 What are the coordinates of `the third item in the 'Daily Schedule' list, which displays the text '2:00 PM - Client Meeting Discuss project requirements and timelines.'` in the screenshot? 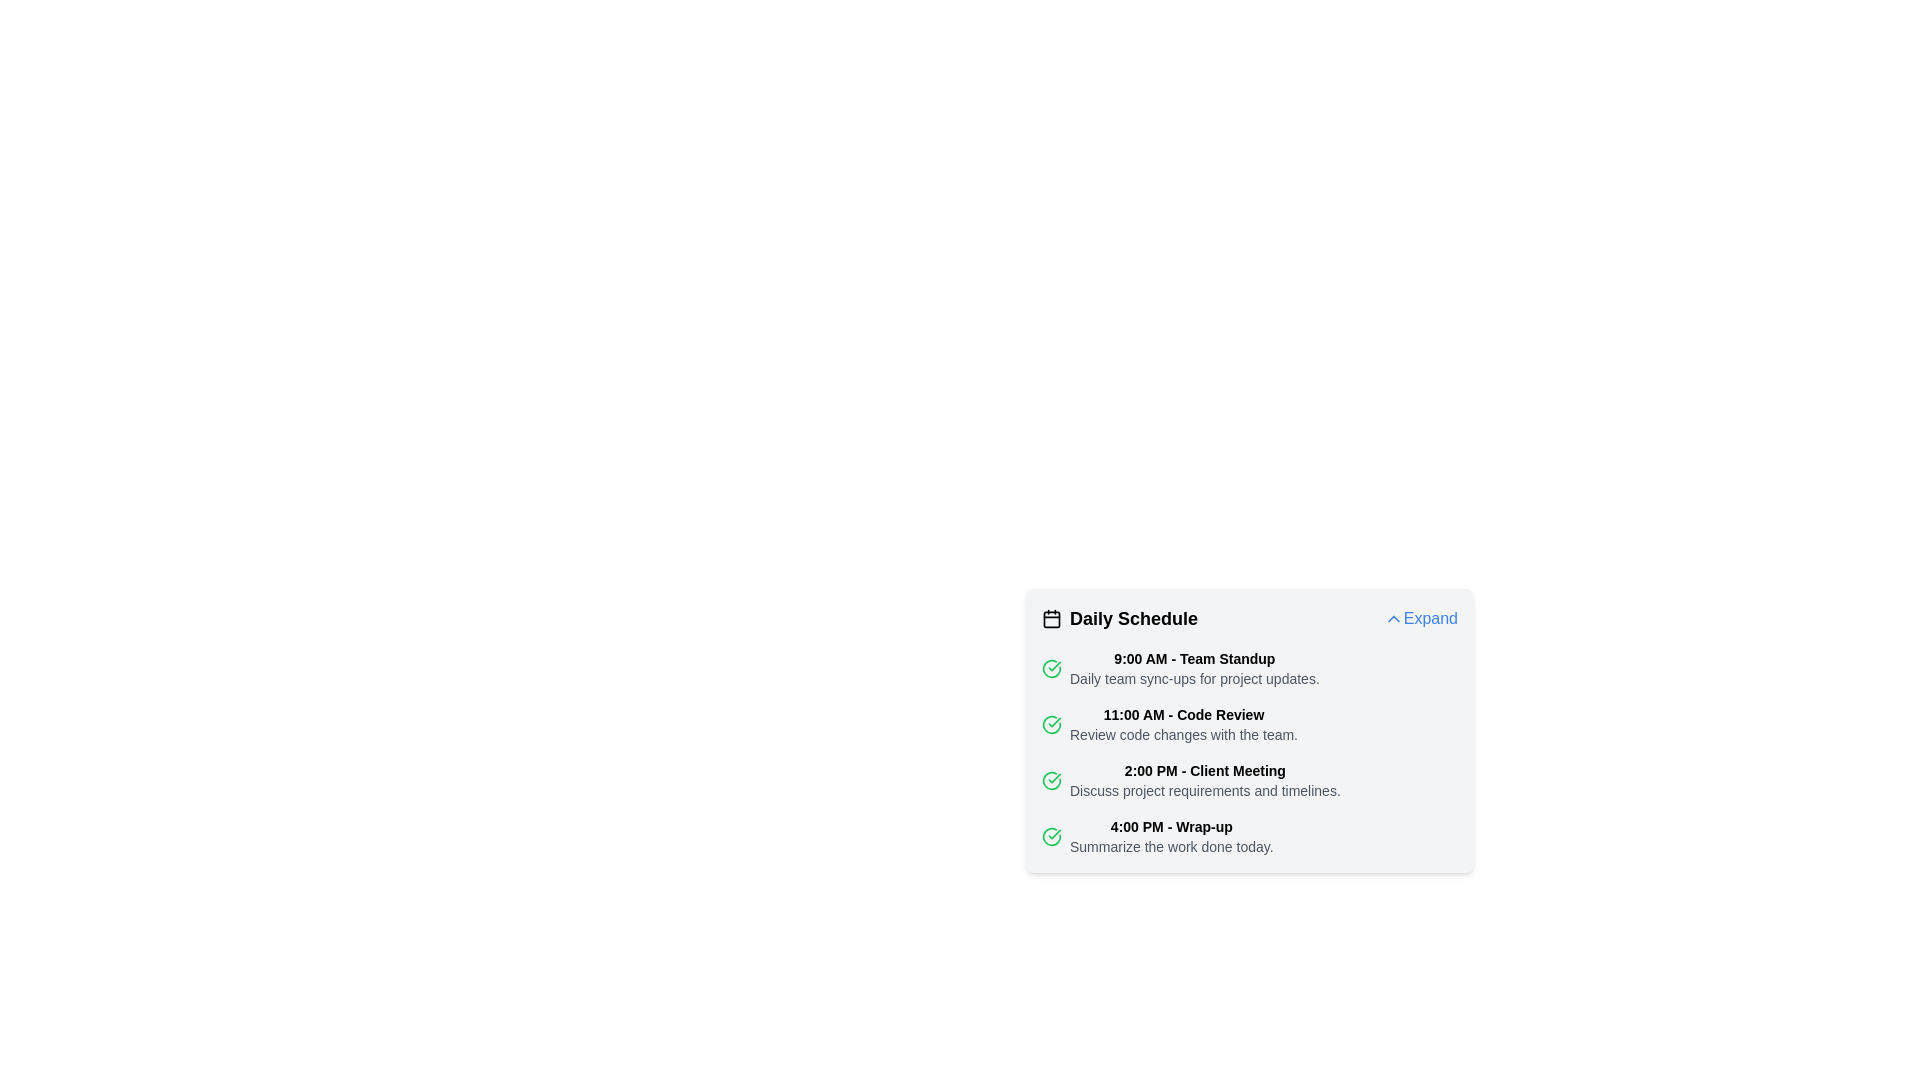 It's located at (1204, 779).